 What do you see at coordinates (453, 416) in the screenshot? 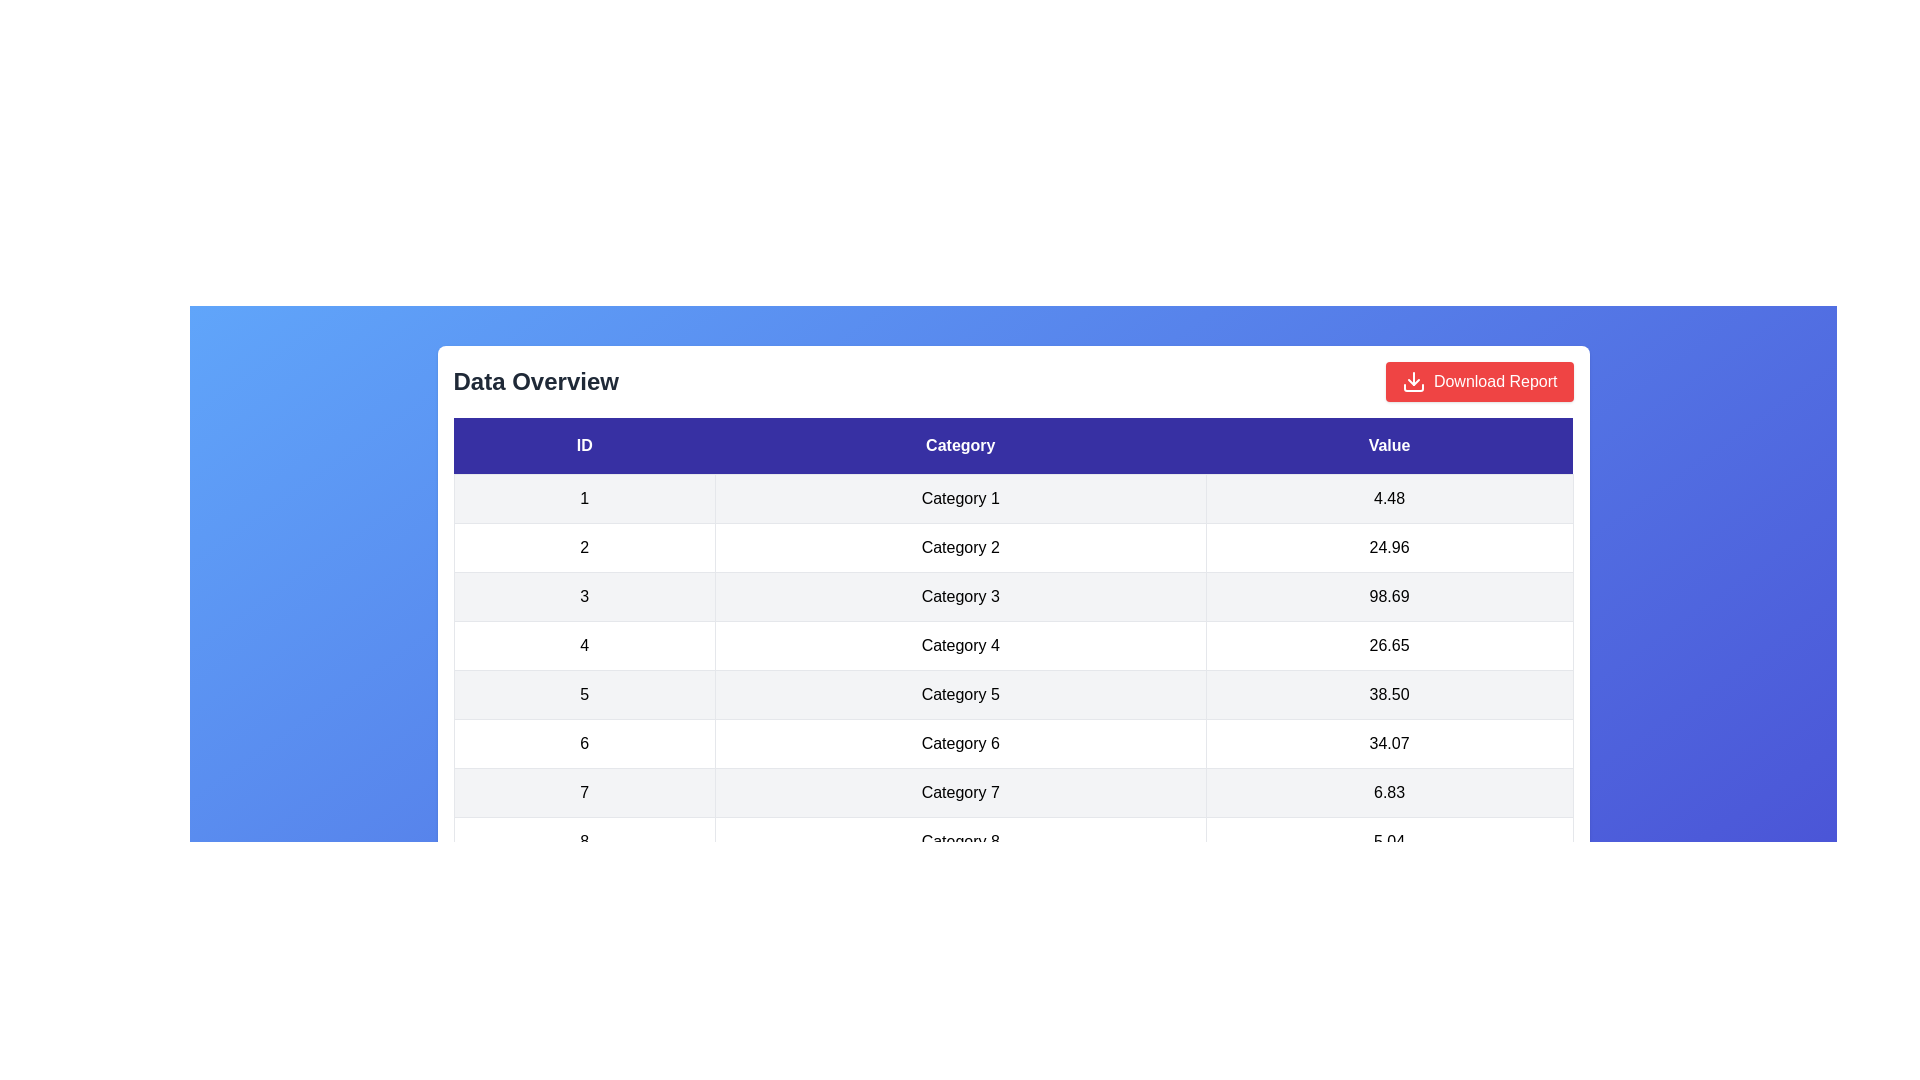
I see `the text in the table header` at bounding box center [453, 416].